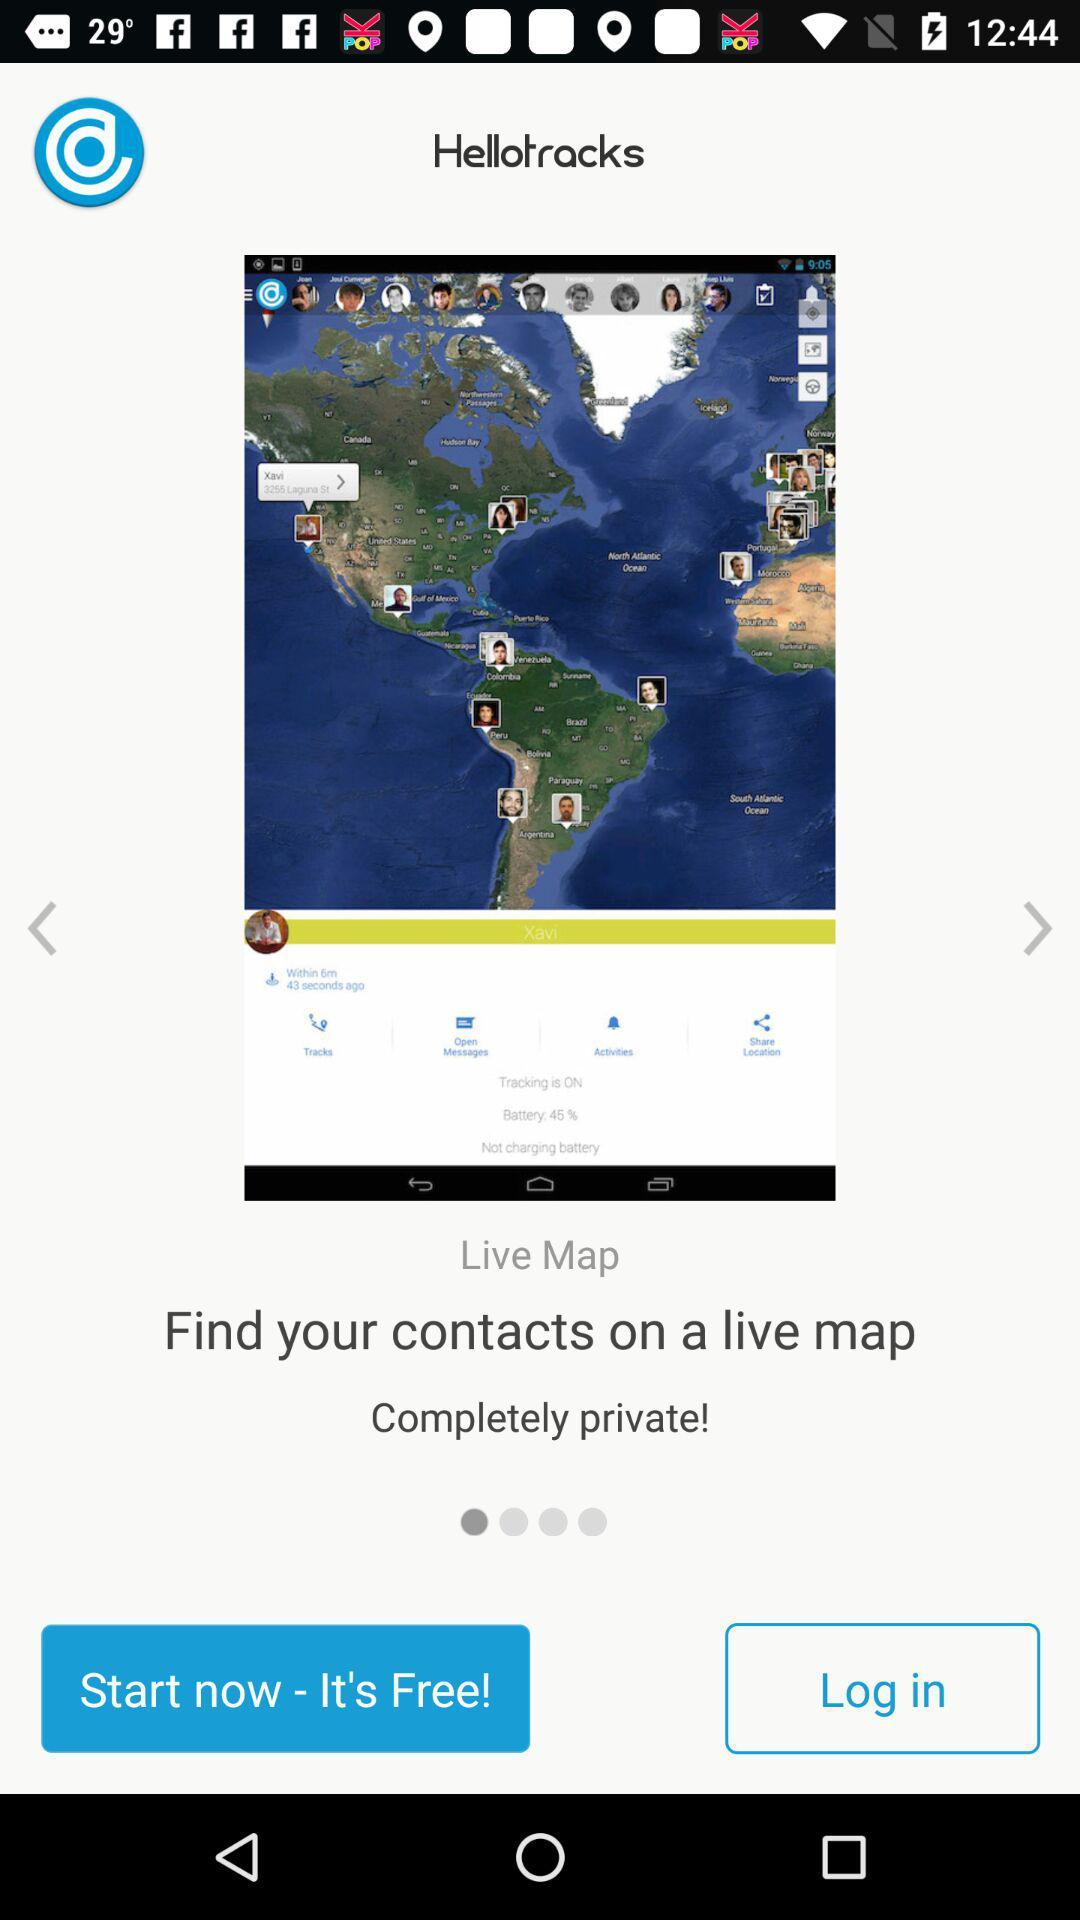 The image size is (1080, 1920). What do you see at coordinates (285, 1687) in the screenshot?
I see `icon to the left of the log in item` at bounding box center [285, 1687].